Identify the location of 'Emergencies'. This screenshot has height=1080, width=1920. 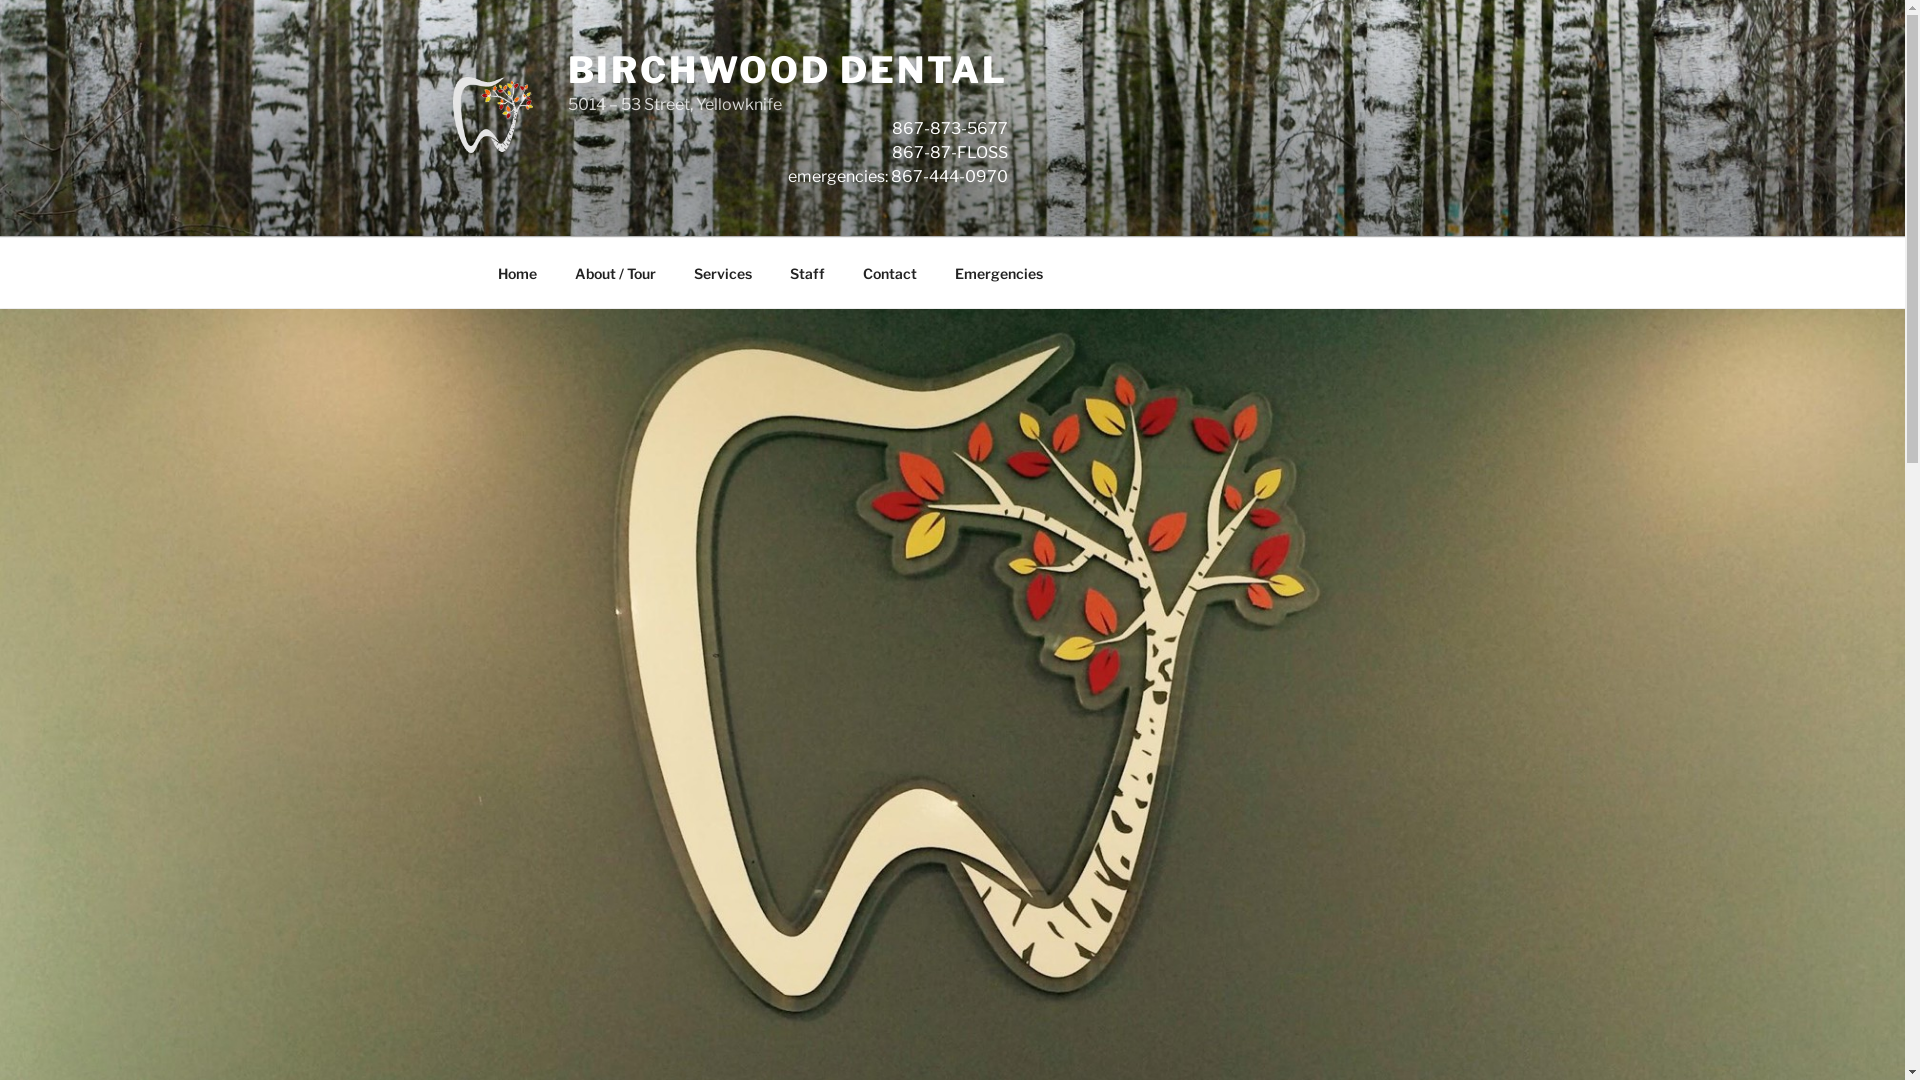
(999, 272).